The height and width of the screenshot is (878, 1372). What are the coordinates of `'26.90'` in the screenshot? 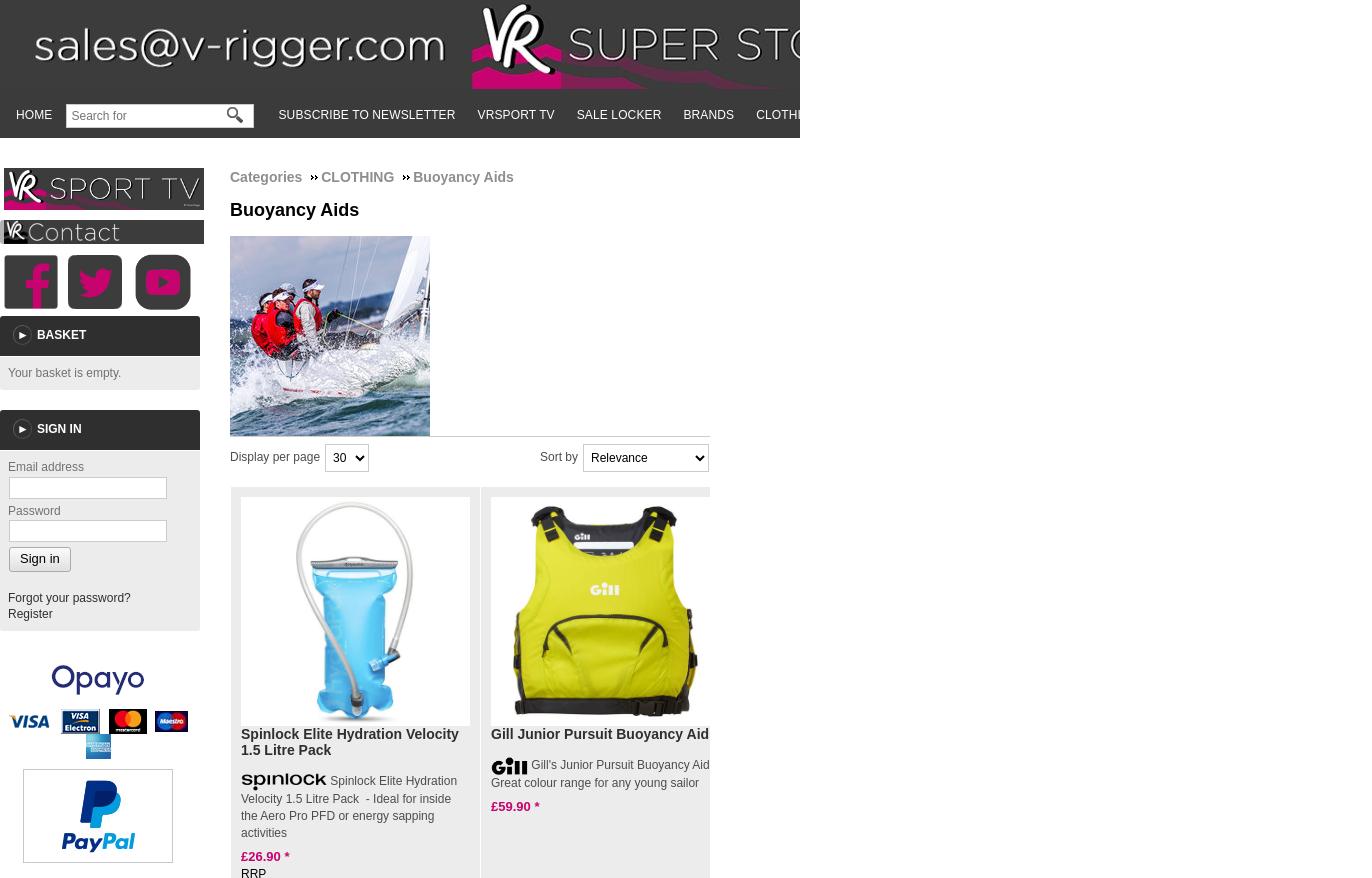 It's located at (263, 855).